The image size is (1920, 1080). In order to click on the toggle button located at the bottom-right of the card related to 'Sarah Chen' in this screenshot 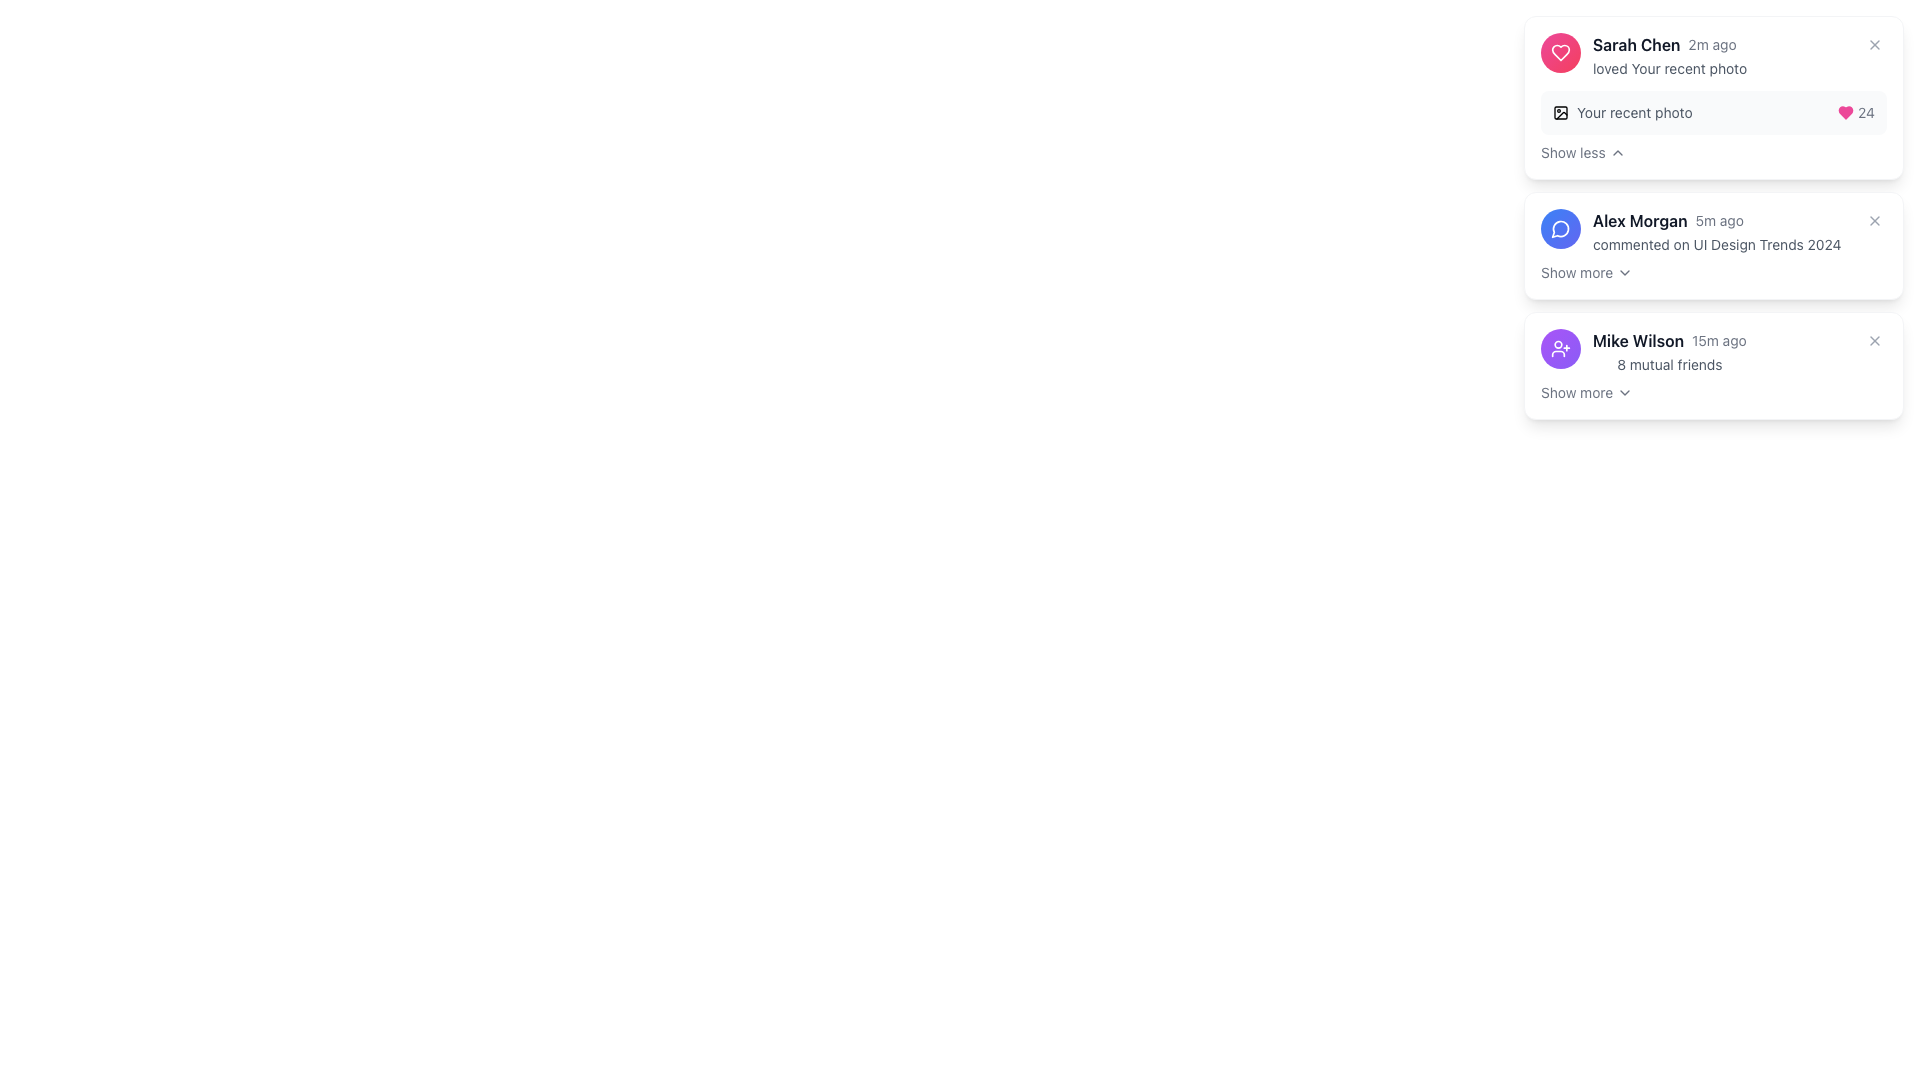, I will do `click(1582, 152)`.